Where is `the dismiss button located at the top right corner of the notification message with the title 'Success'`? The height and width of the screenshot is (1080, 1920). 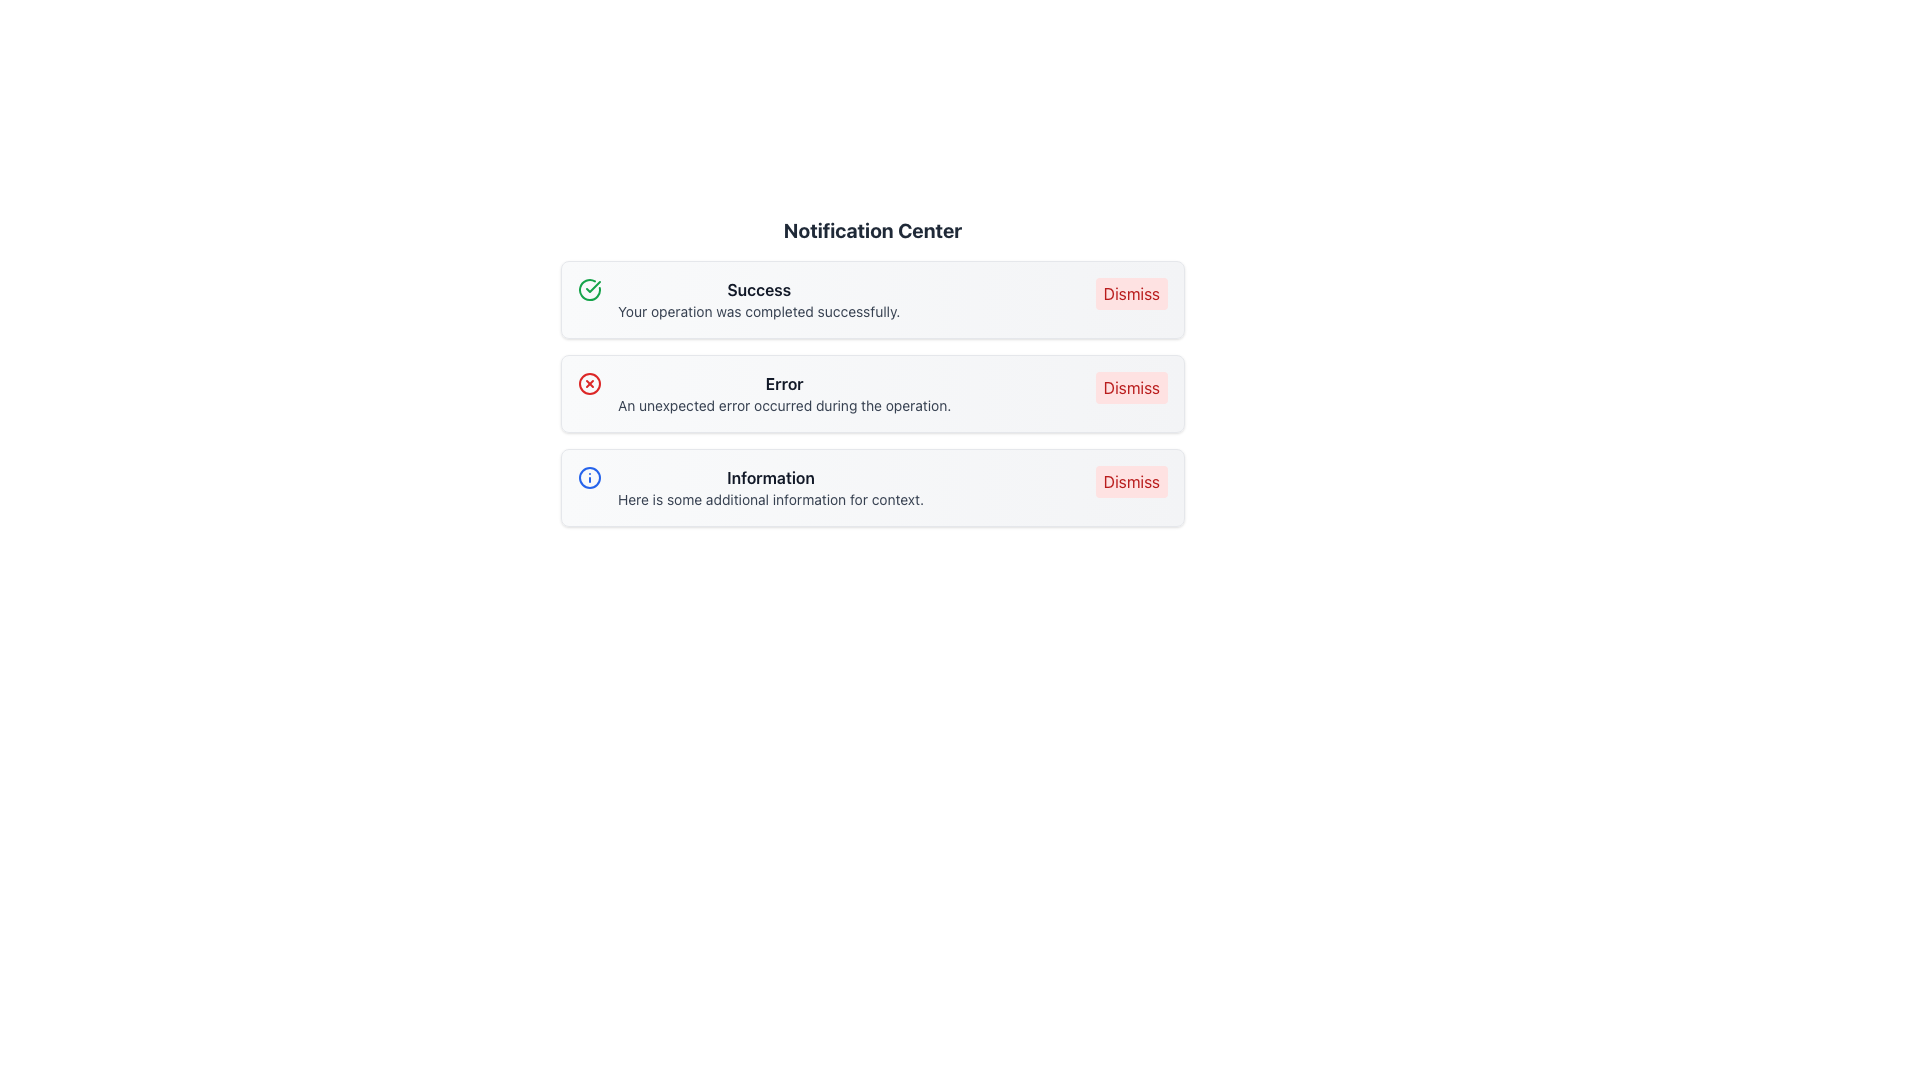 the dismiss button located at the top right corner of the notification message with the title 'Success' is located at coordinates (1131, 293).